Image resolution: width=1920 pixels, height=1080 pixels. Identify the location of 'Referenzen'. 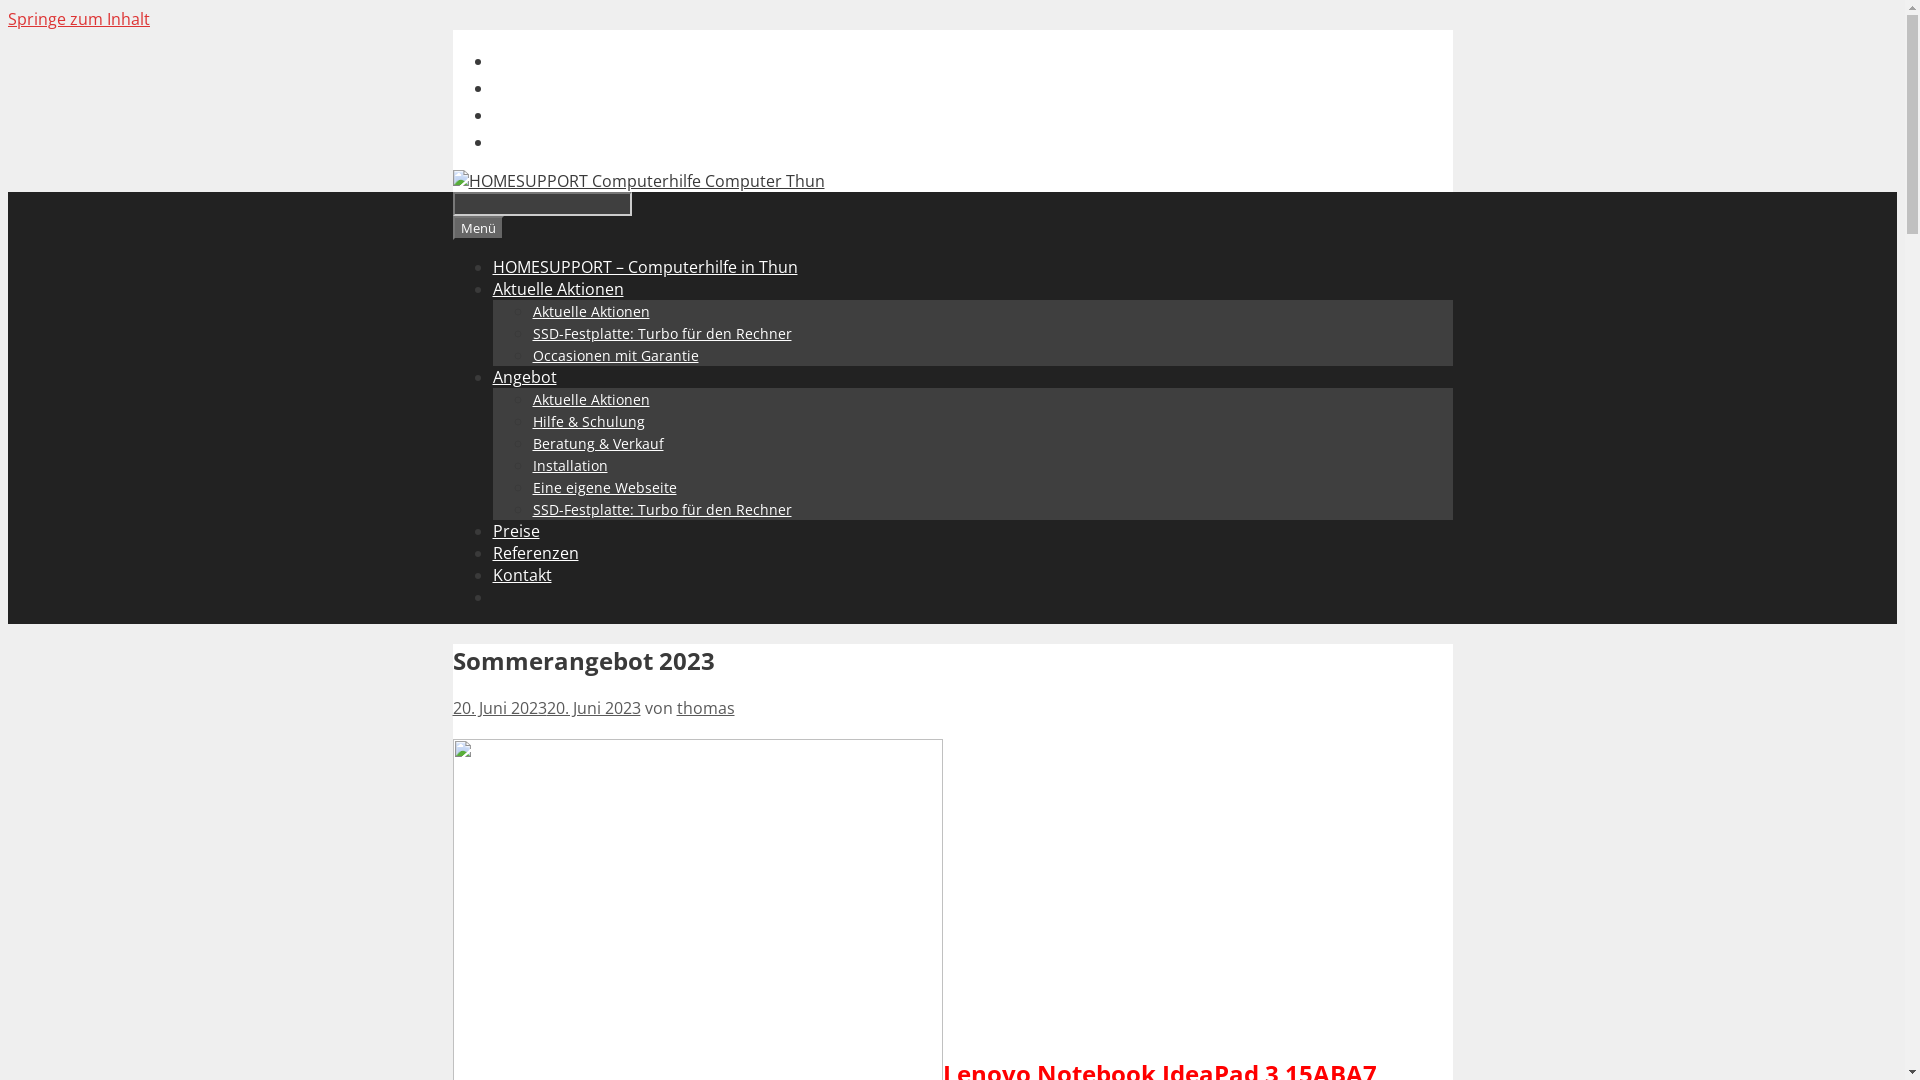
(534, 552).